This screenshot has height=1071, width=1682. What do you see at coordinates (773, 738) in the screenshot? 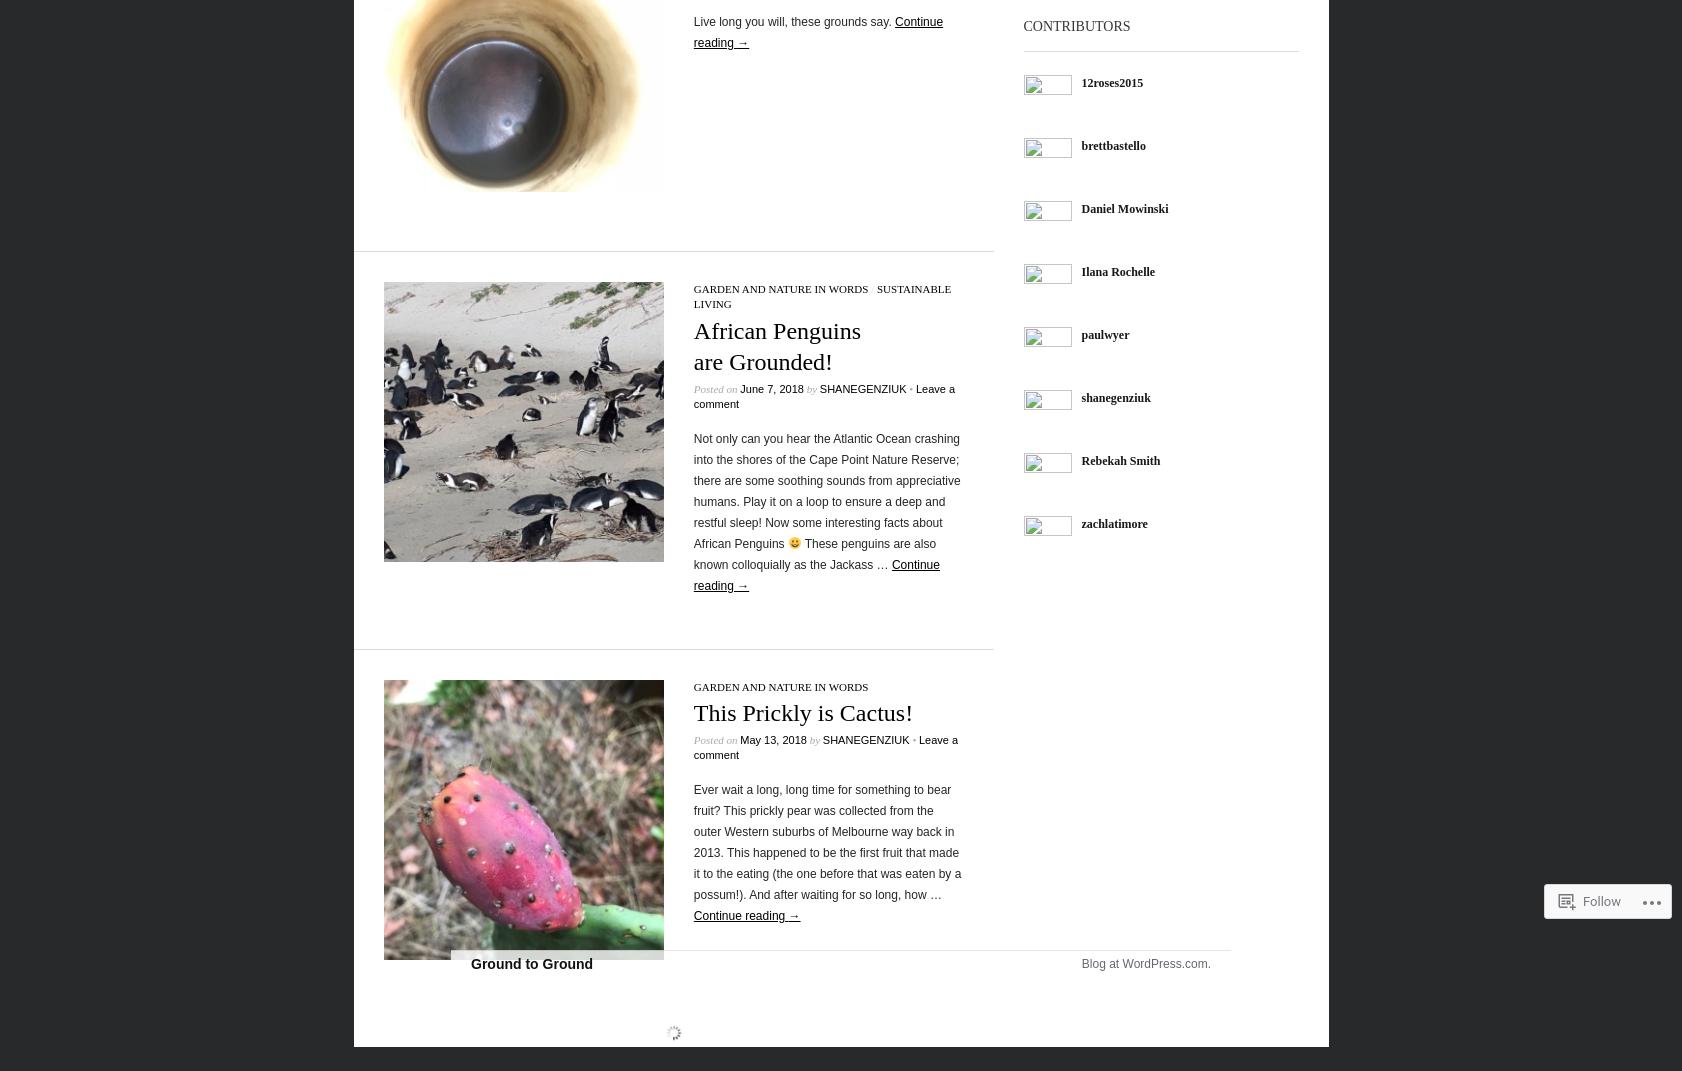
I see `'May 13, 2018'` at bounding box center [773, 738].